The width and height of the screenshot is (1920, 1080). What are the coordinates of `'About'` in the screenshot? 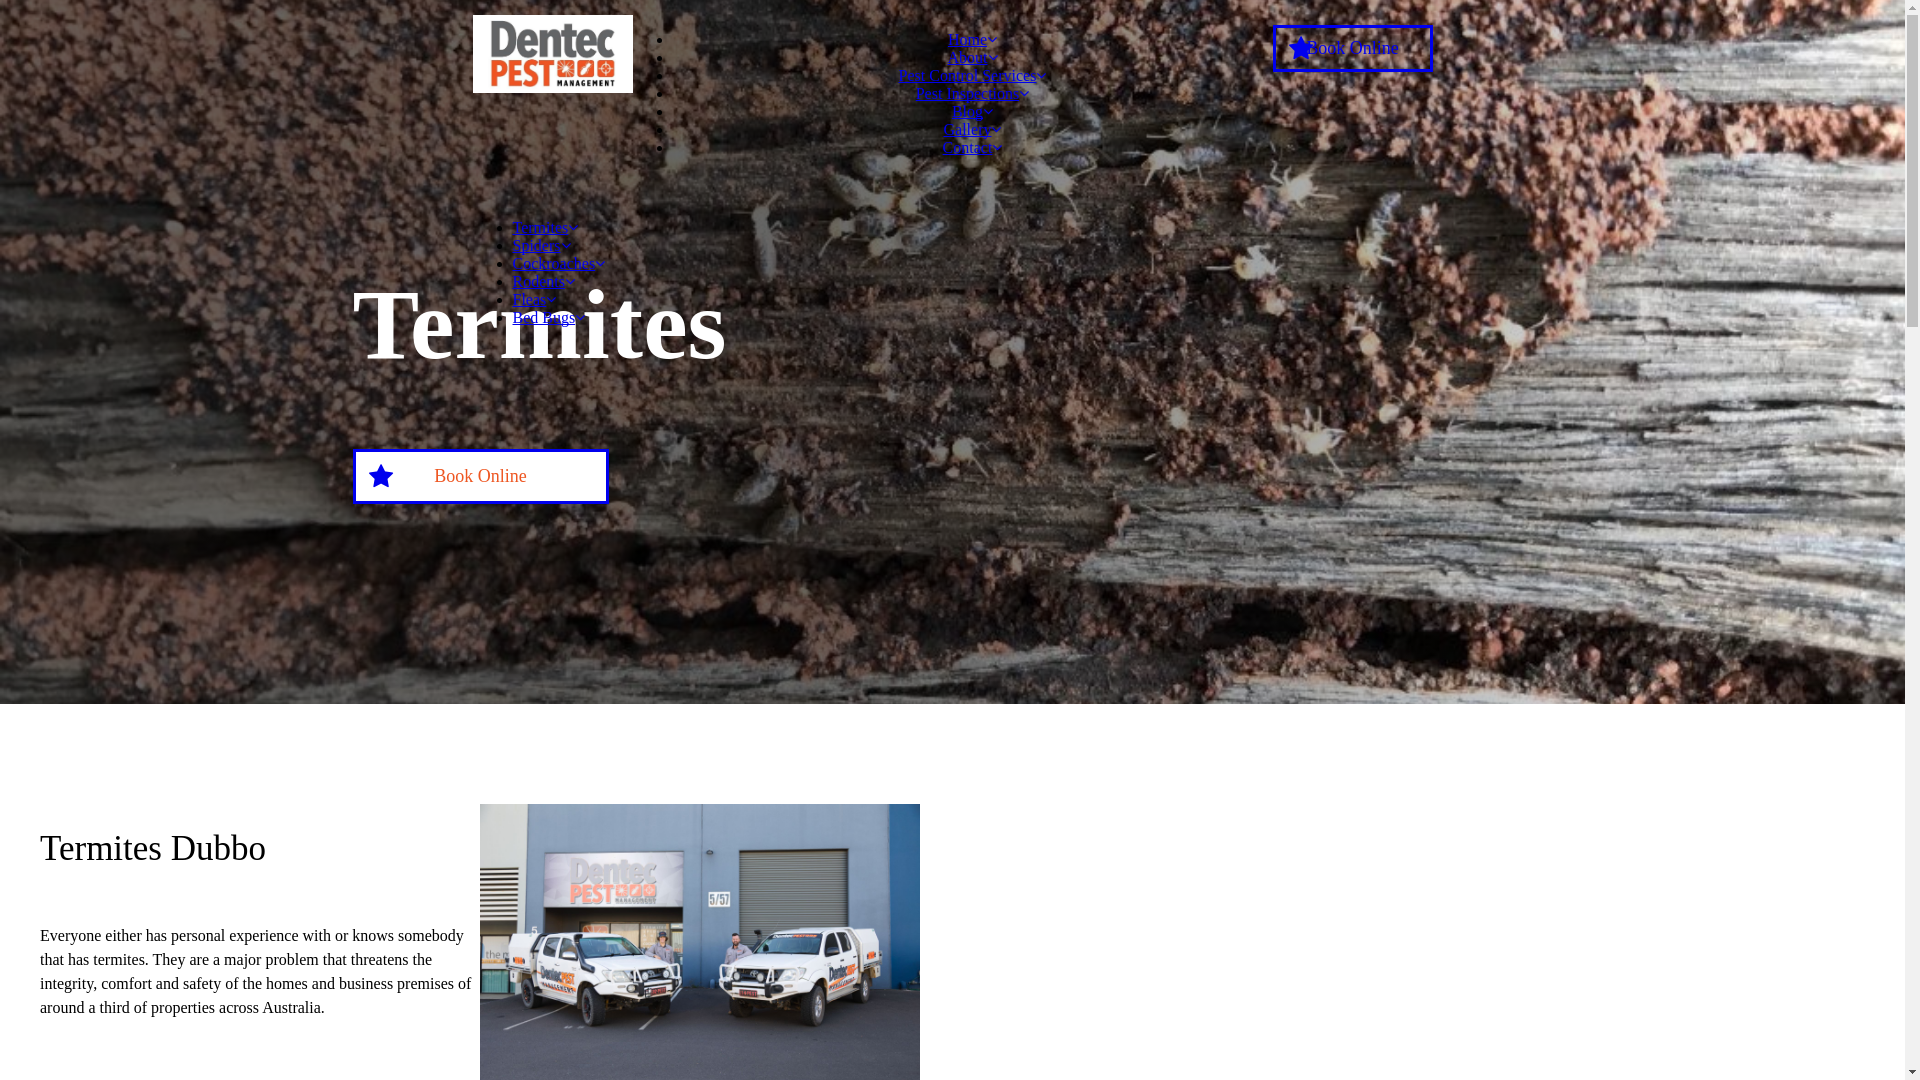 It's located at (947, 56).